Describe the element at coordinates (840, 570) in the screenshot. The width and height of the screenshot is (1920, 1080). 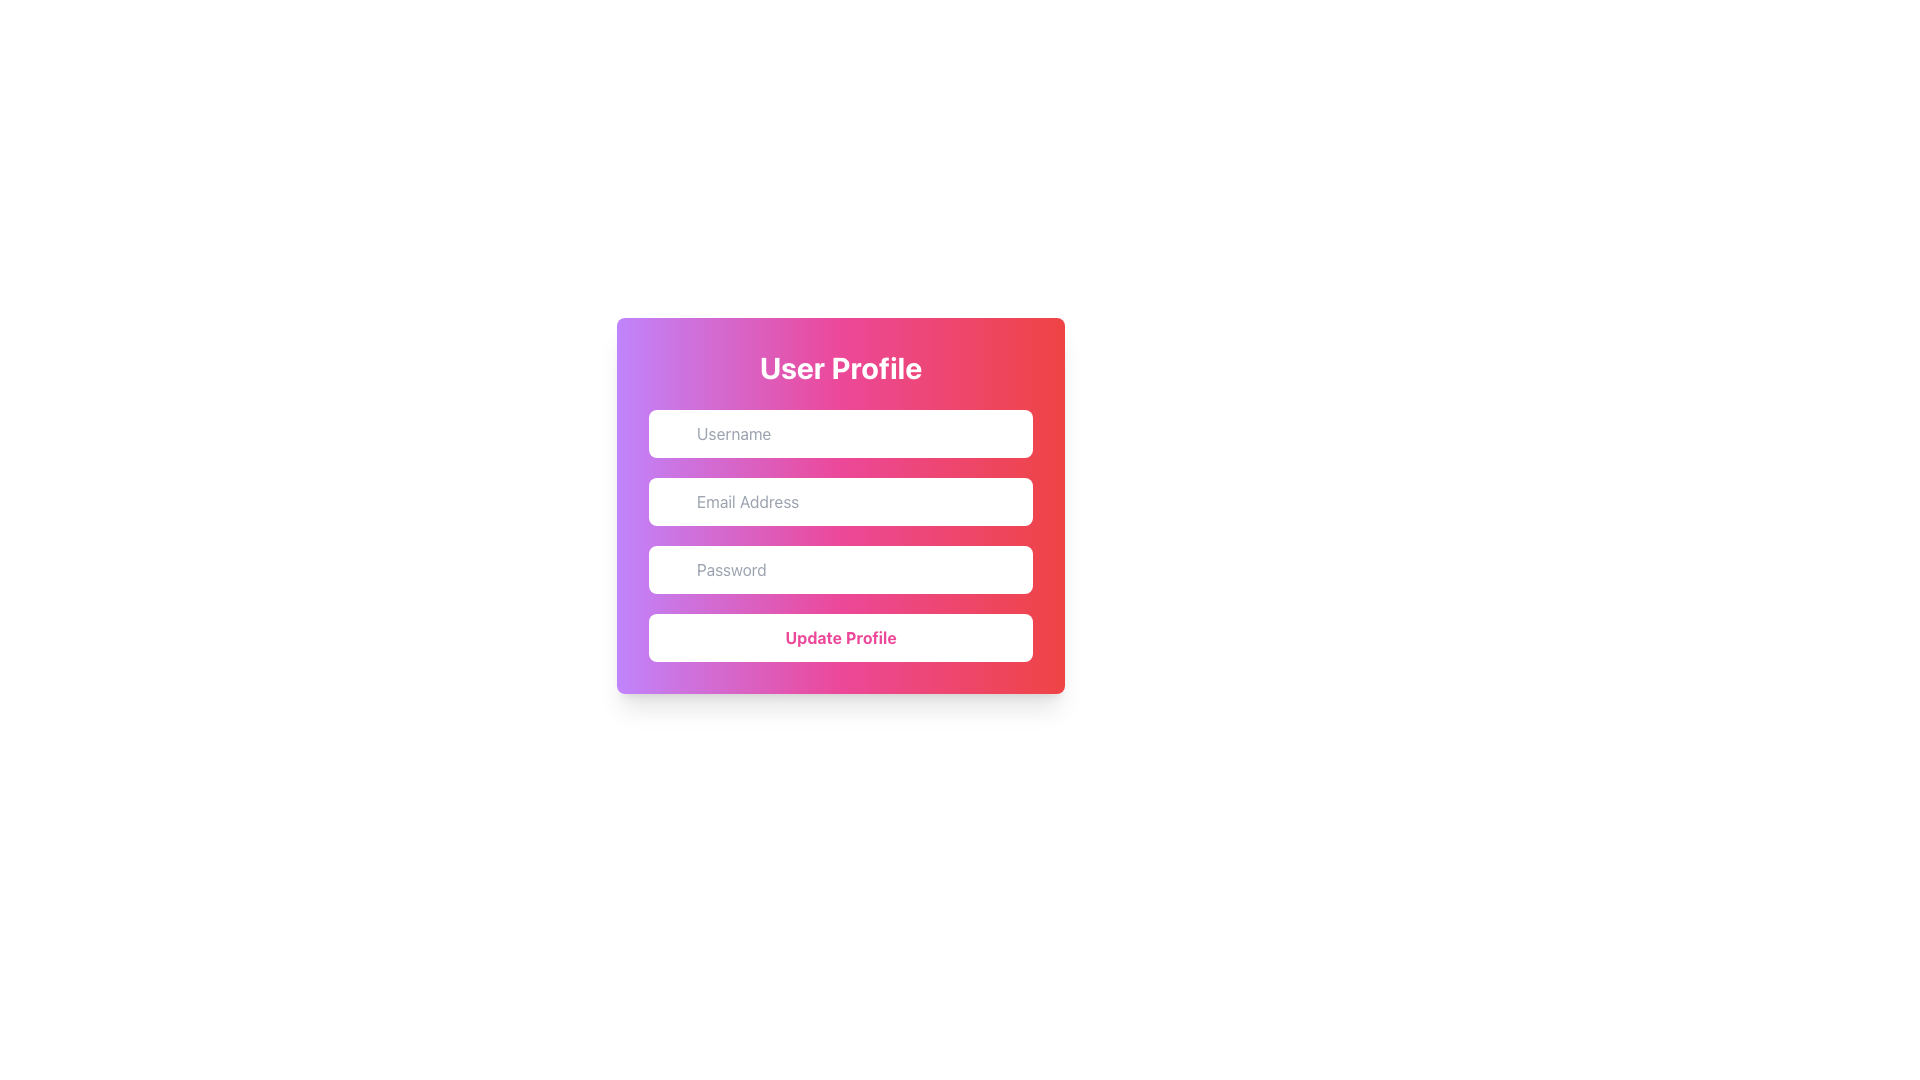
I see `the password input field, which is the third input field` at that location.